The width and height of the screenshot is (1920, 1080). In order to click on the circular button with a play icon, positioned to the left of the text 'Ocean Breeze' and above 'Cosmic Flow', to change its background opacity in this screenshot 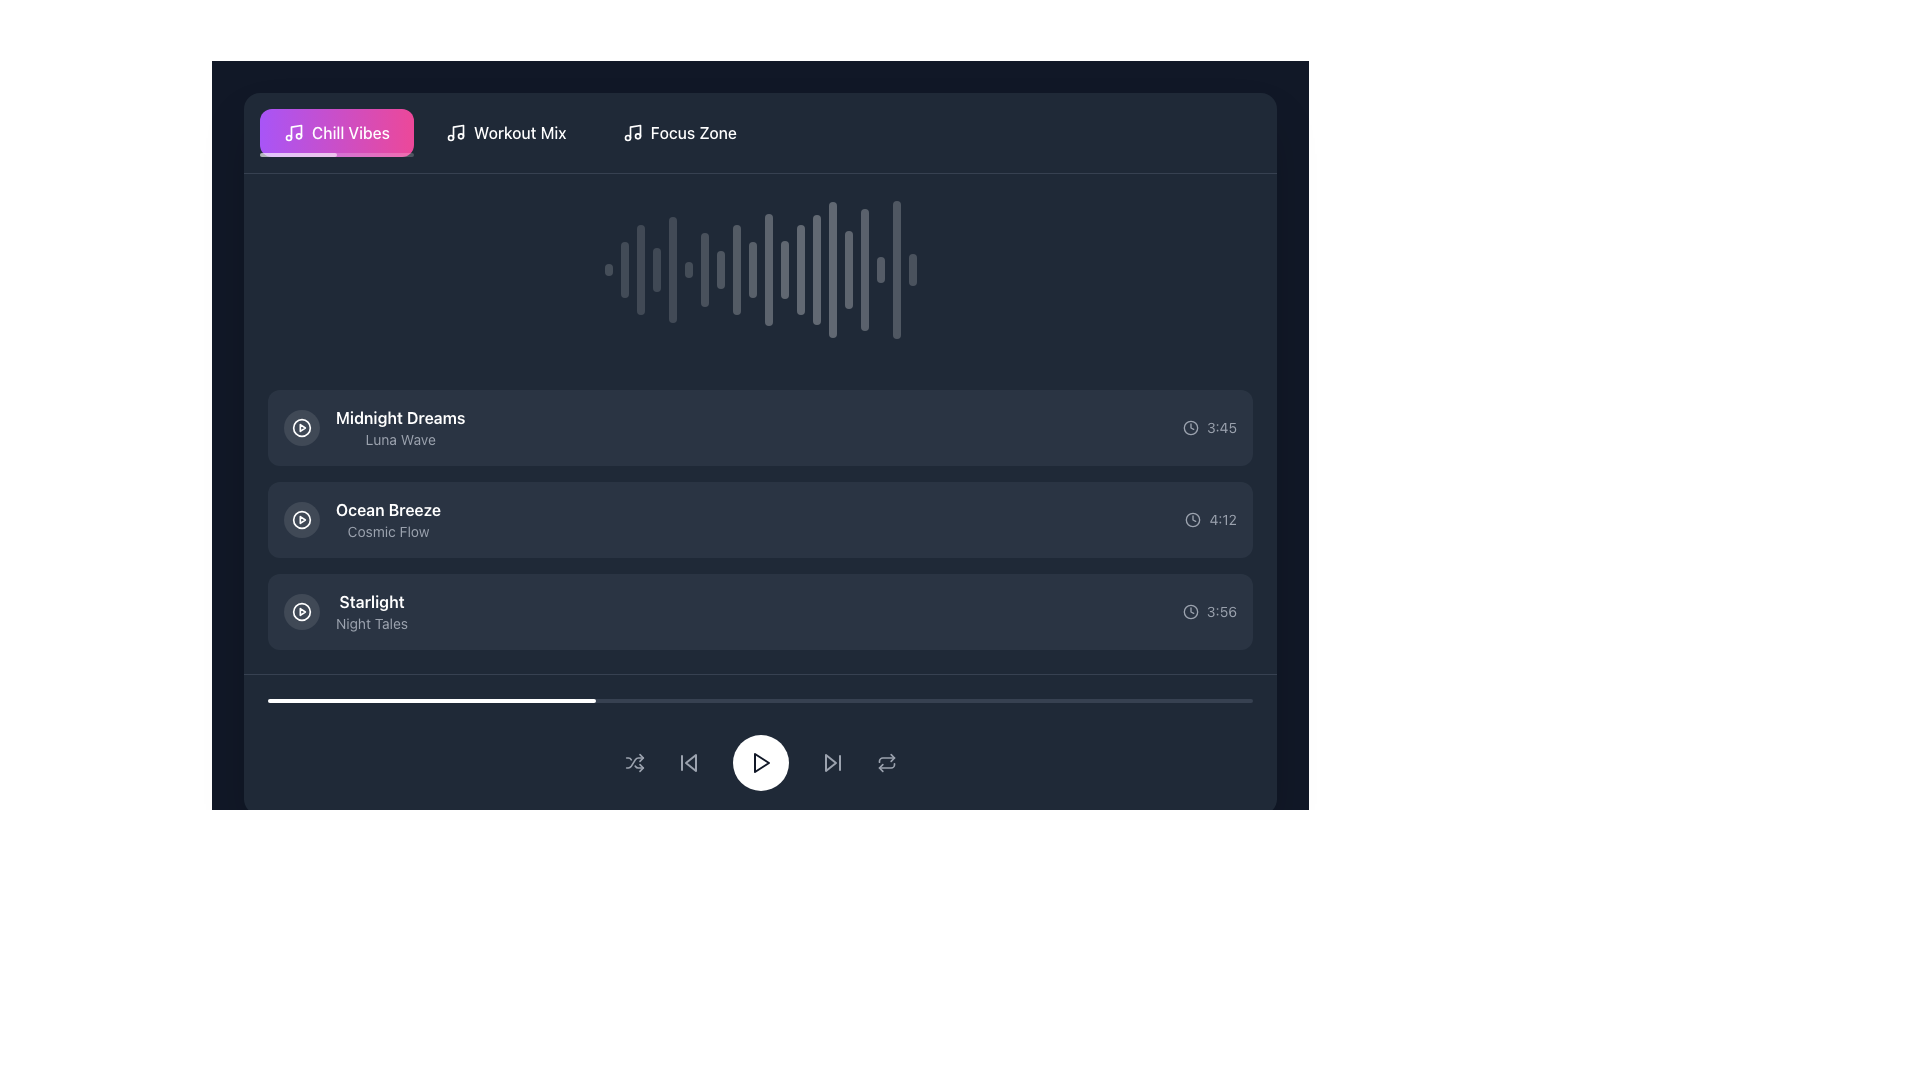, I will do `click(301, 519)`.